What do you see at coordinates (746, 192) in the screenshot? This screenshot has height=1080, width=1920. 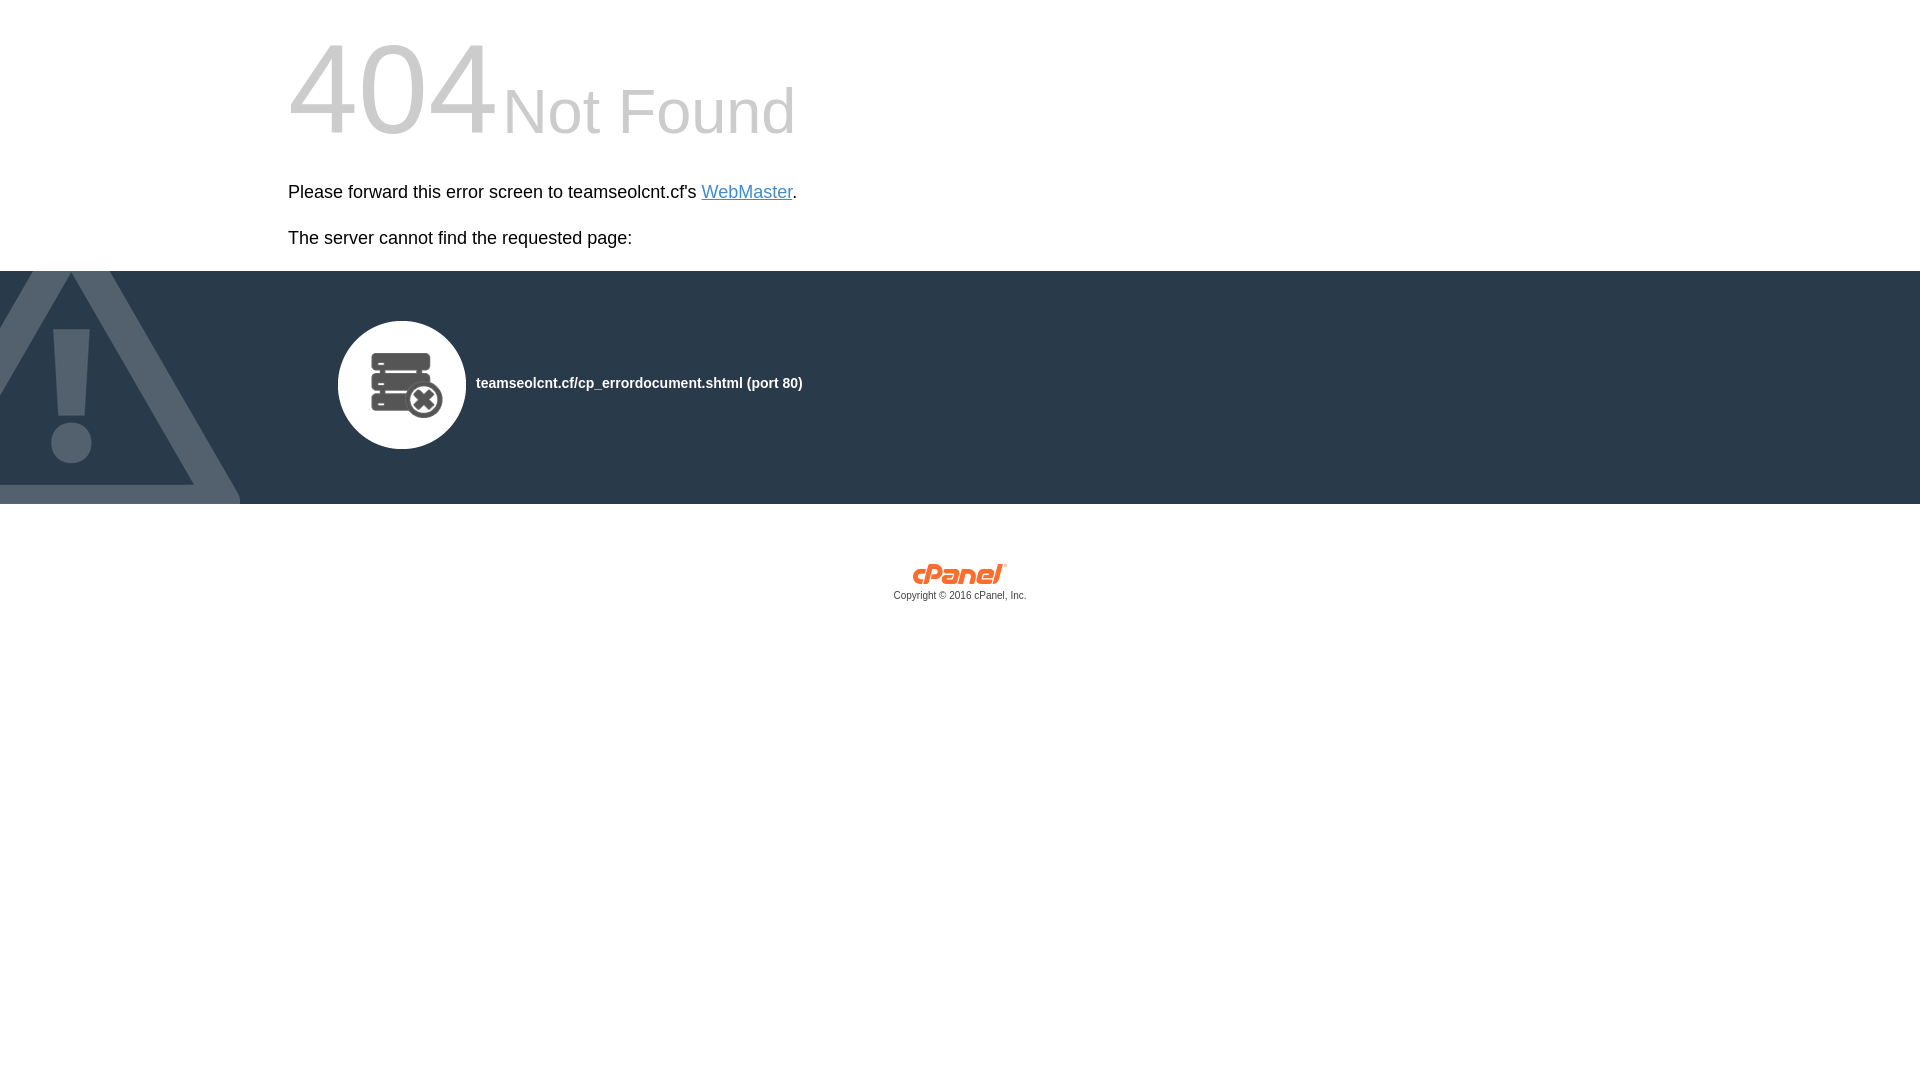 I see `'WebMaster'` at bounding box center [746, 192].